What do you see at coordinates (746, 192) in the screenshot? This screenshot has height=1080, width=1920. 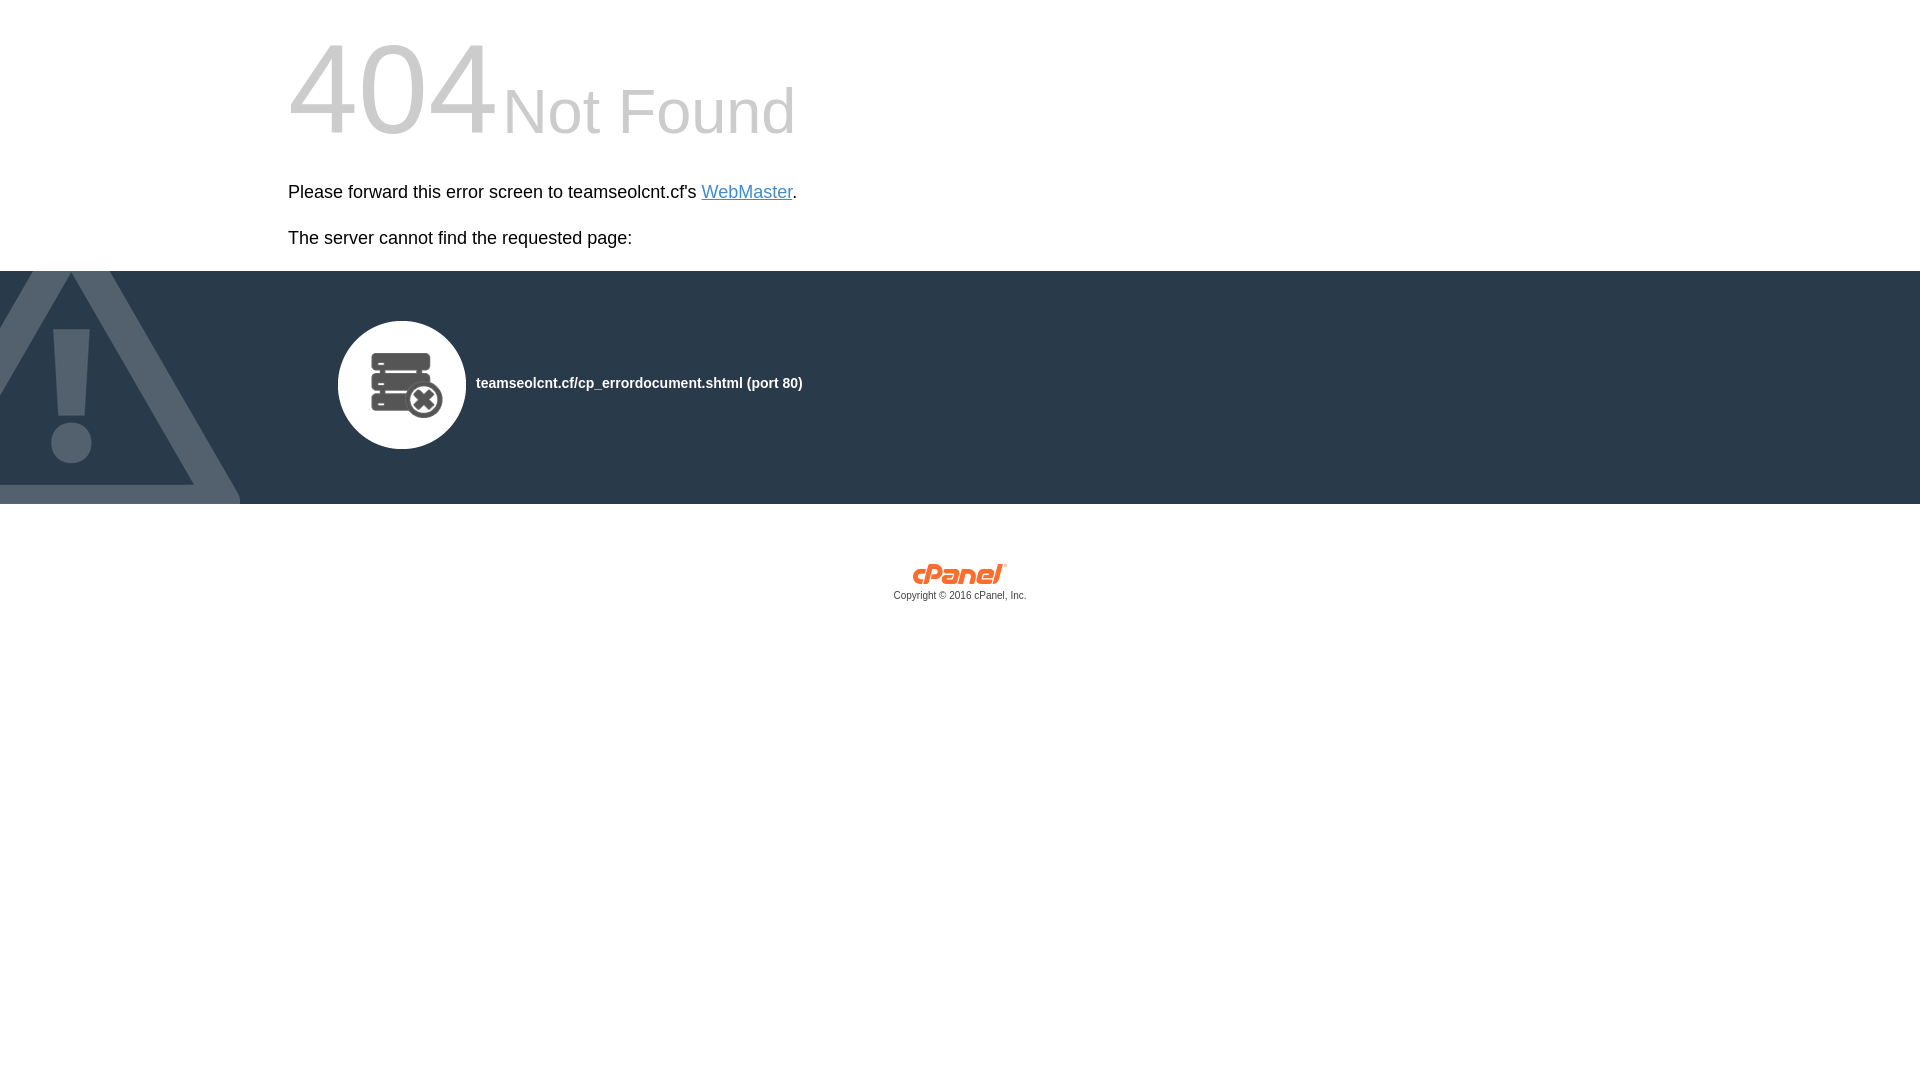 I see `'WebMaster'` at bounding box center [746, 192].